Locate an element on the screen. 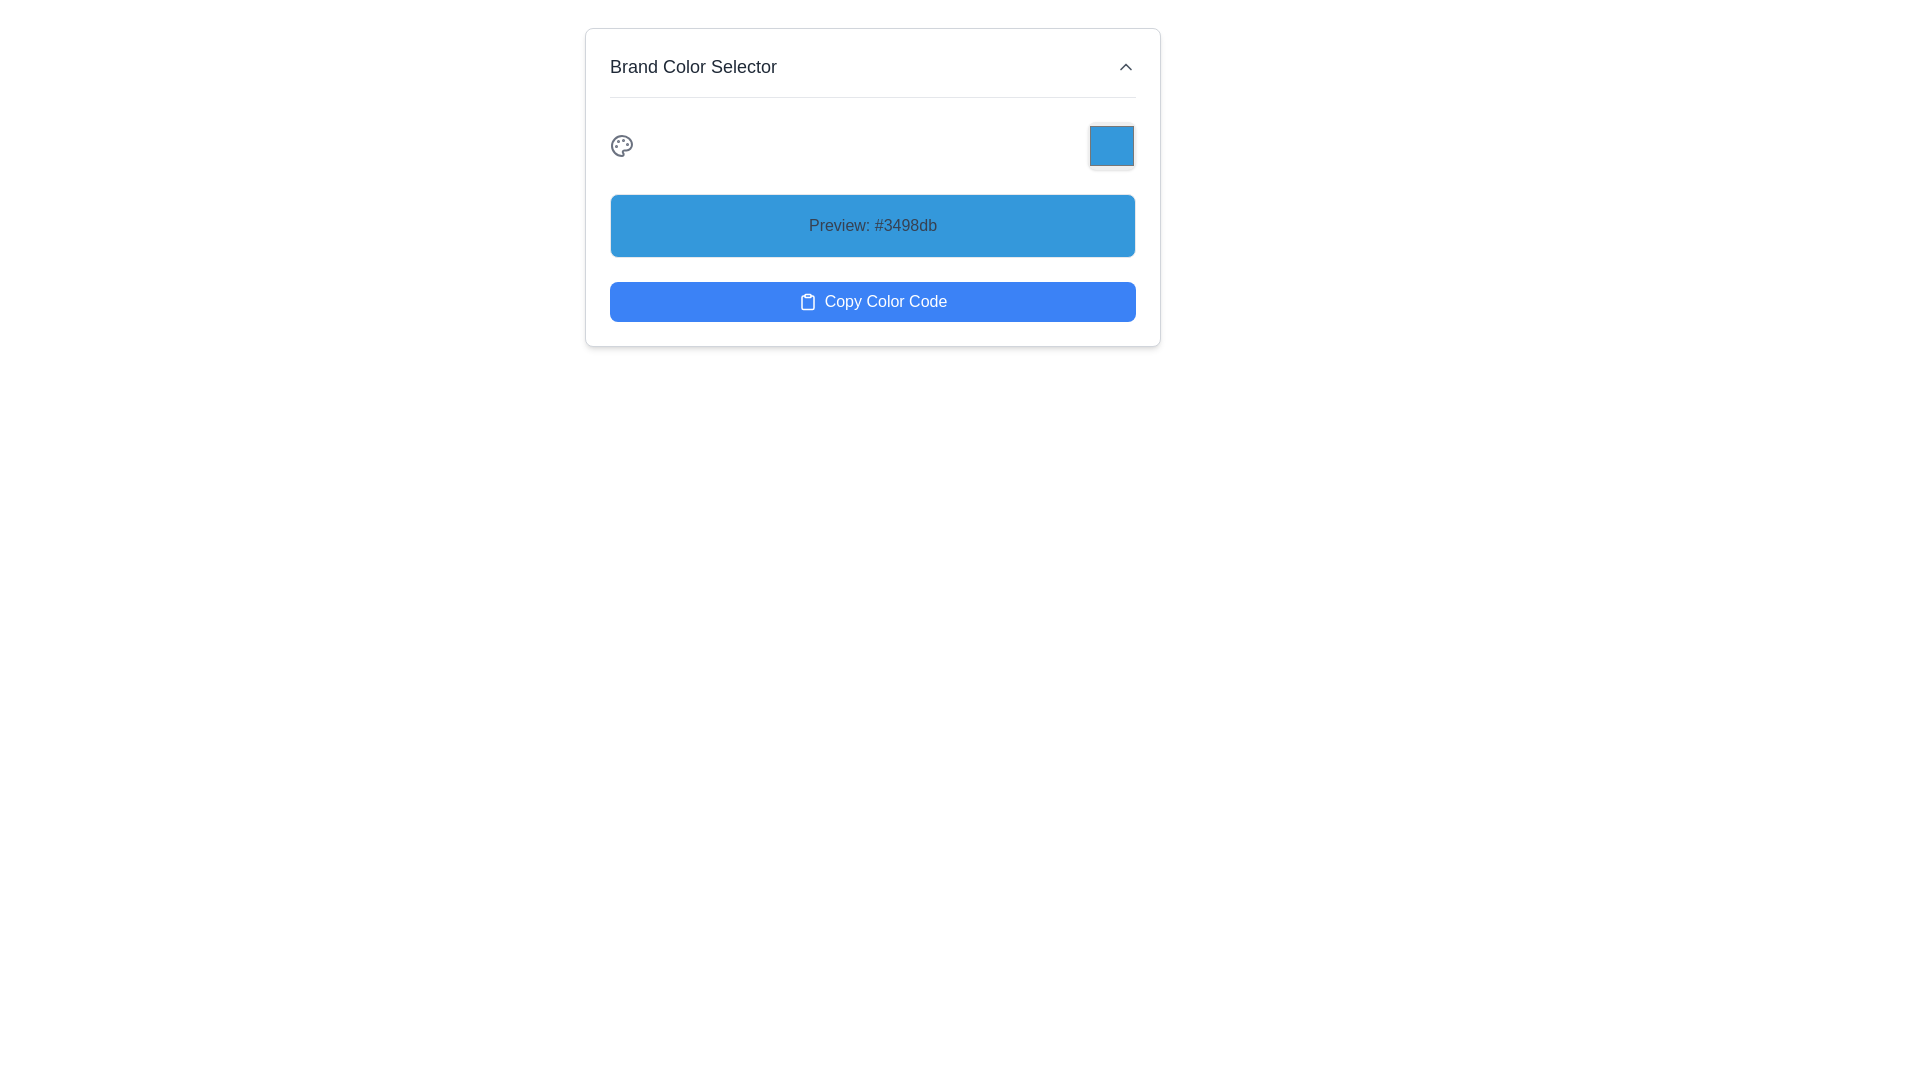 Image resolution: width=1920 pixels, height=1080 pixels. the button that allows users to copy the color code displayed in the 'Brand Color Selector' section is located at coordinates (873, 301).